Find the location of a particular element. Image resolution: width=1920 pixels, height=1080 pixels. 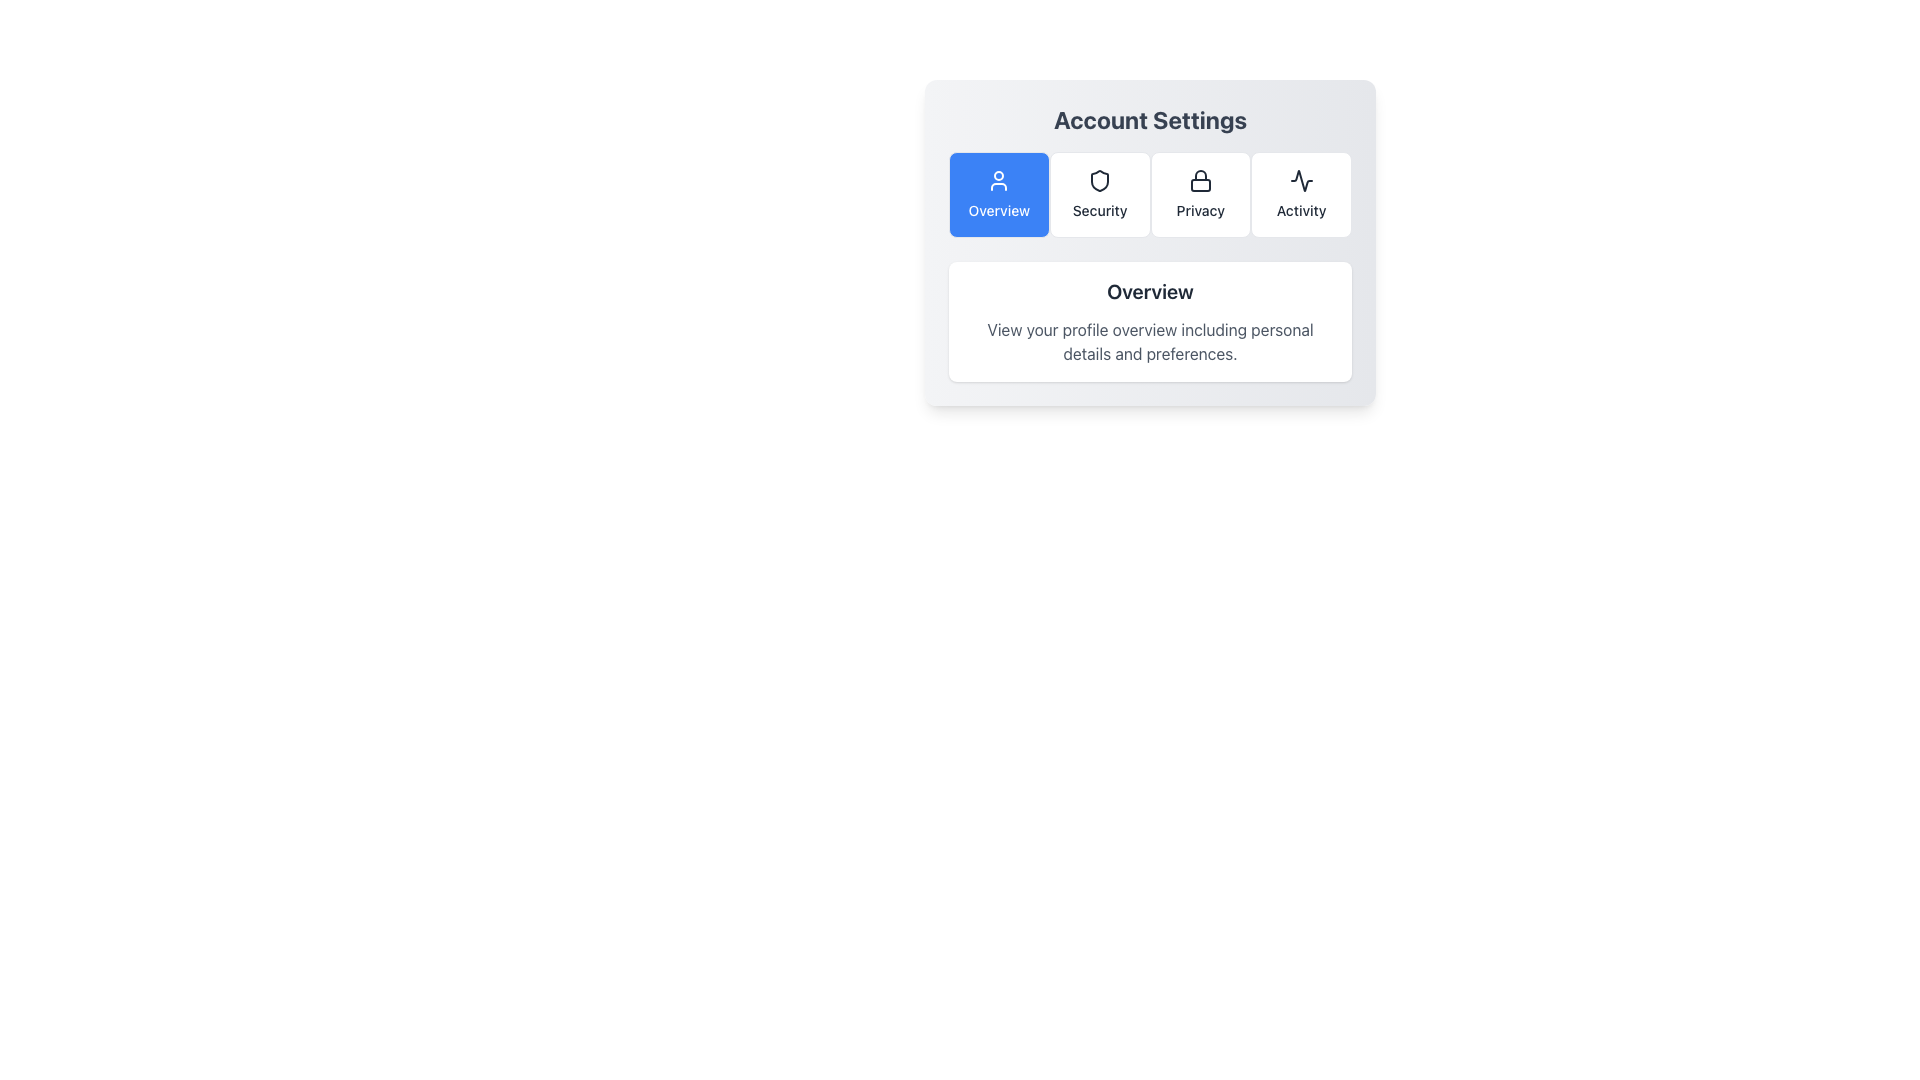

the lock icon located at the top of the 'Privacy' card in the 'Account Settings' interface is located at coordinates (1200, 181).